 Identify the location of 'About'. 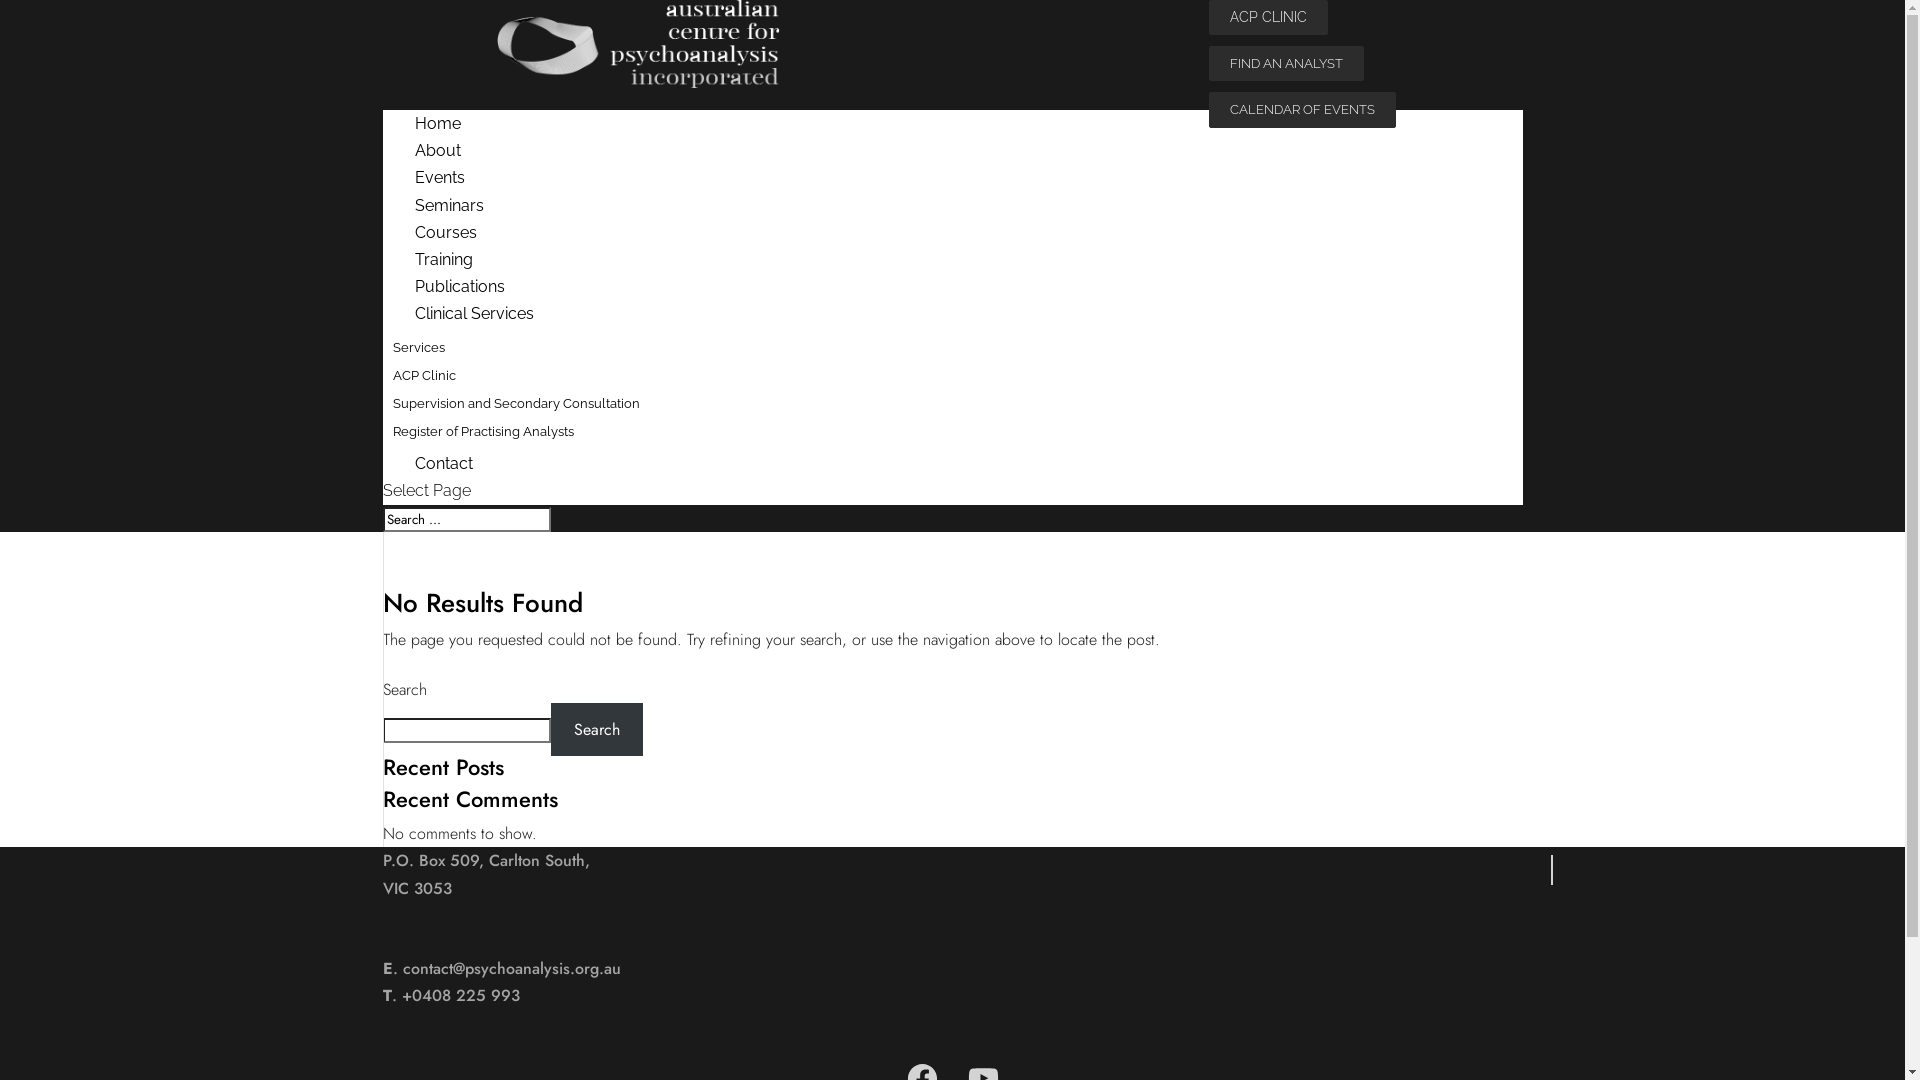
(436, 149).